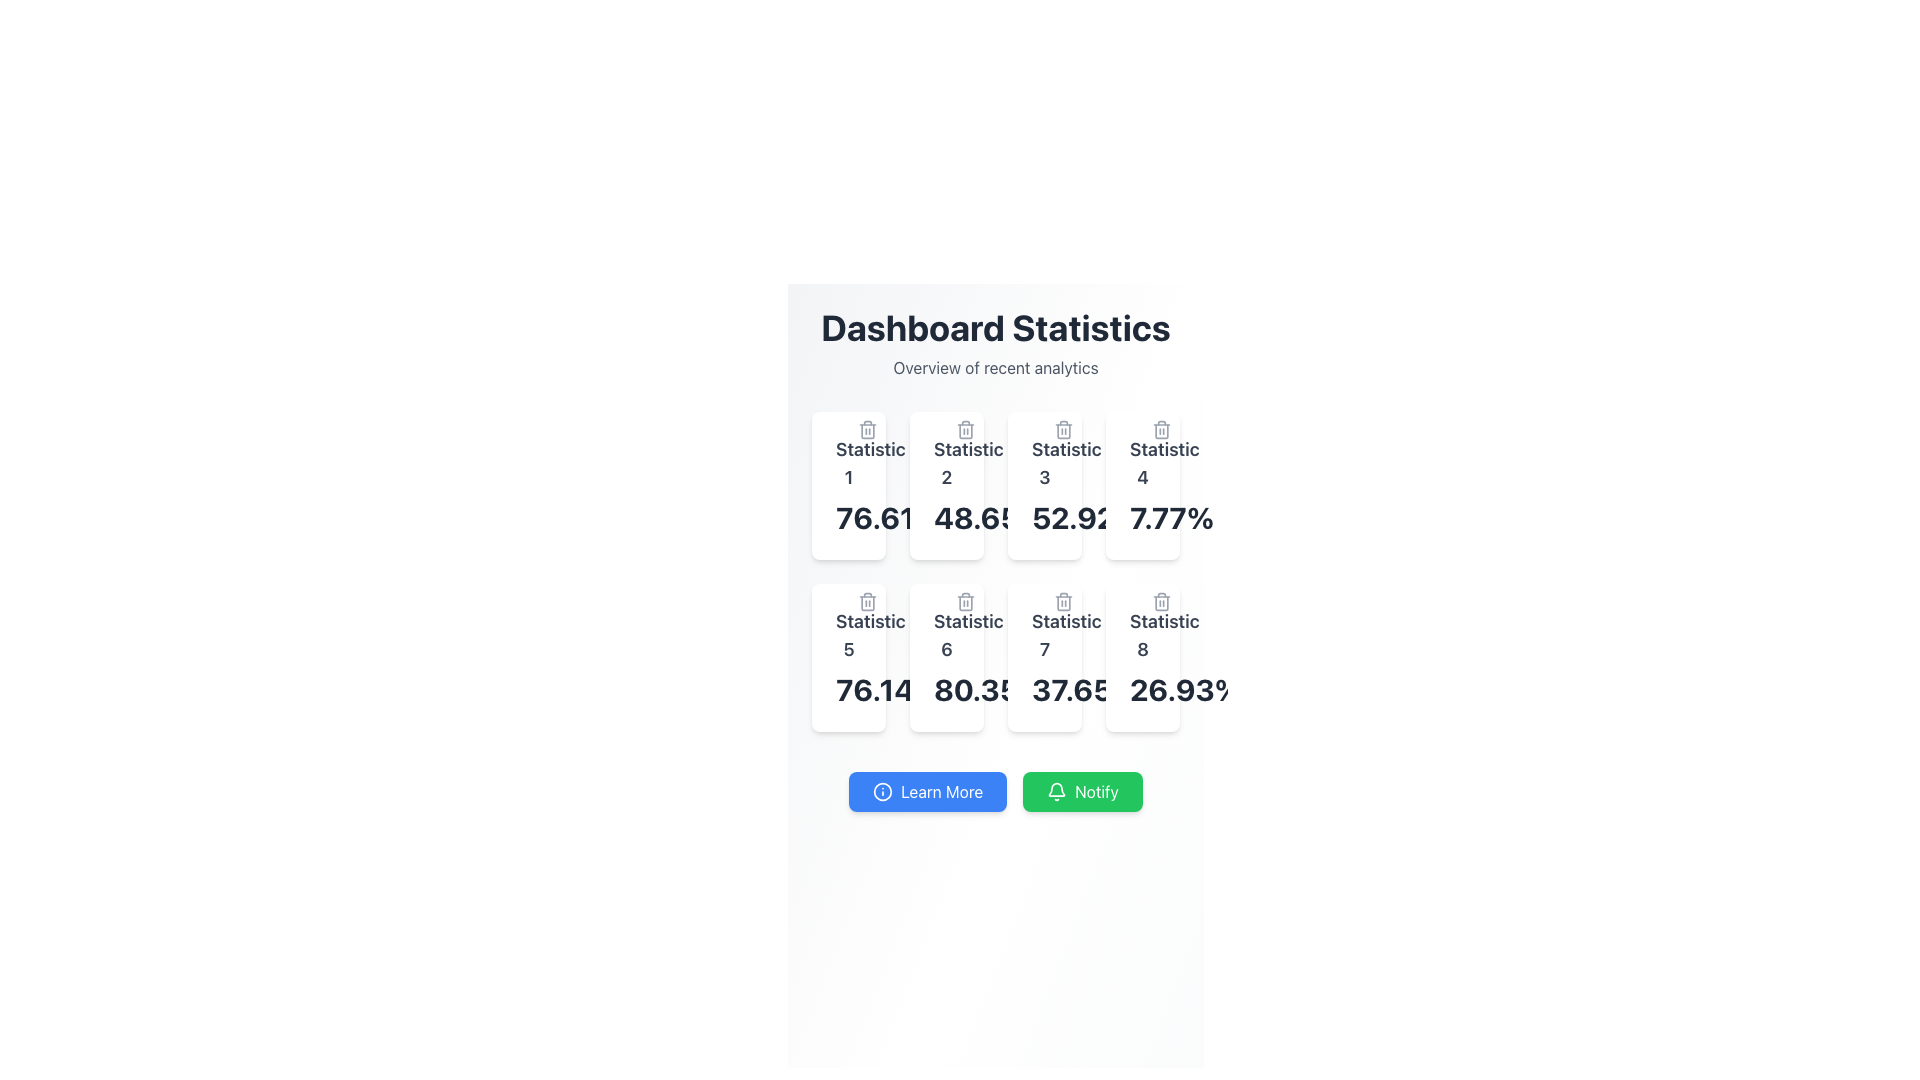 The width and height of the screenshot is (1920, 1080). Describe the element at coordinates (1056, 790) in the screenshot. I see `the notification icon located inside the green 'Notify' button` at that location.